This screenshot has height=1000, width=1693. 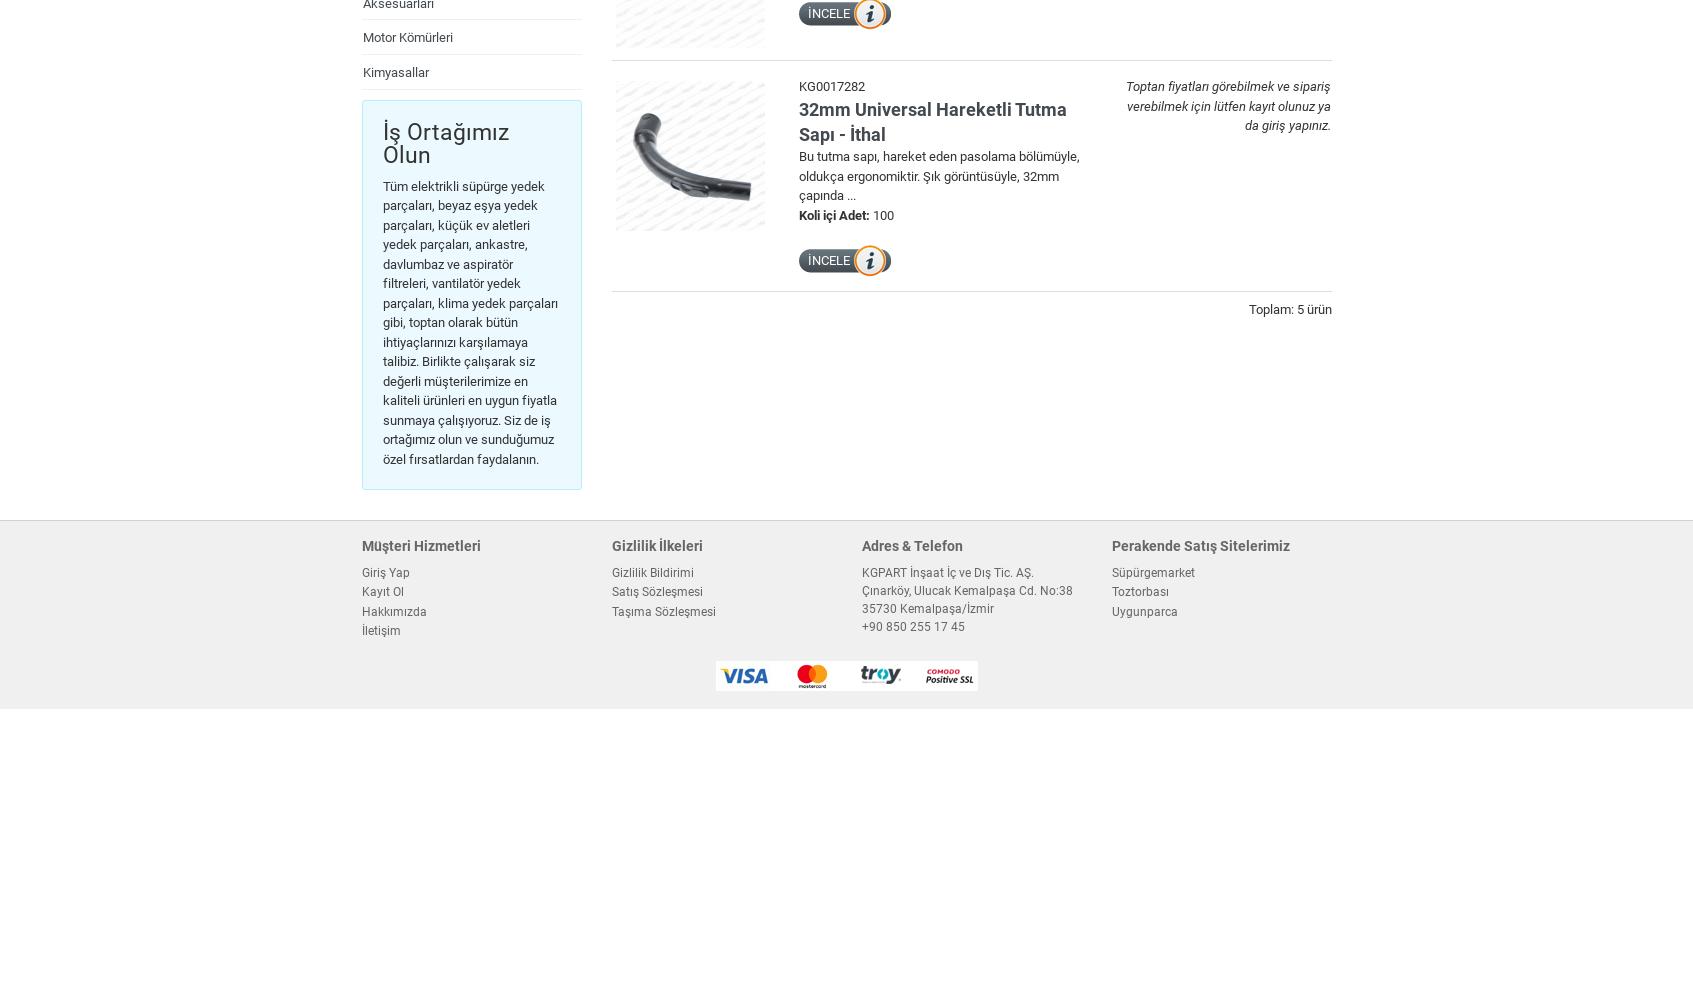 What do you see at coordinates (830, 85) in the screenshot?
I see `'KG0017282'` at bounding box center [830, 85].